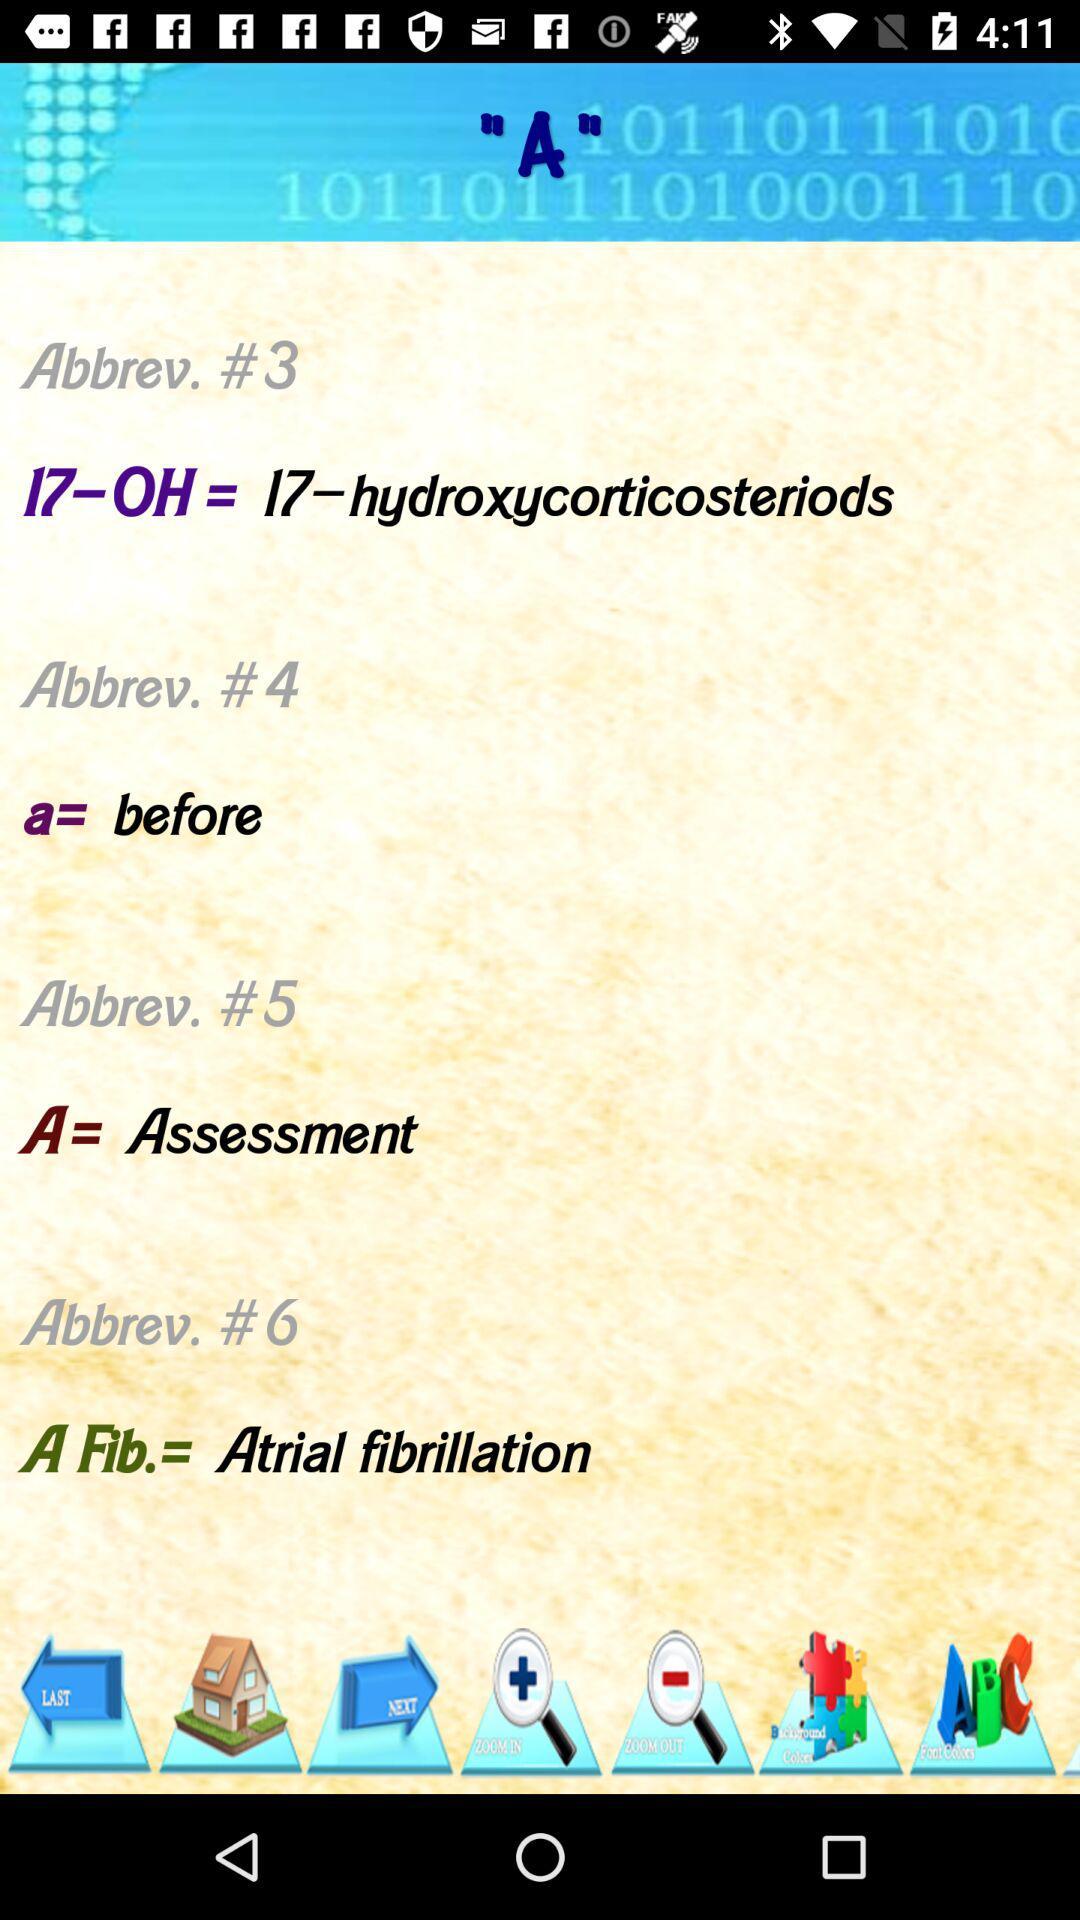 This screenshot has height=1920, width=1080. Describe the element at coordinates (981, 1702) in the screenshot. I see `vocabulary practice review option` at that location.